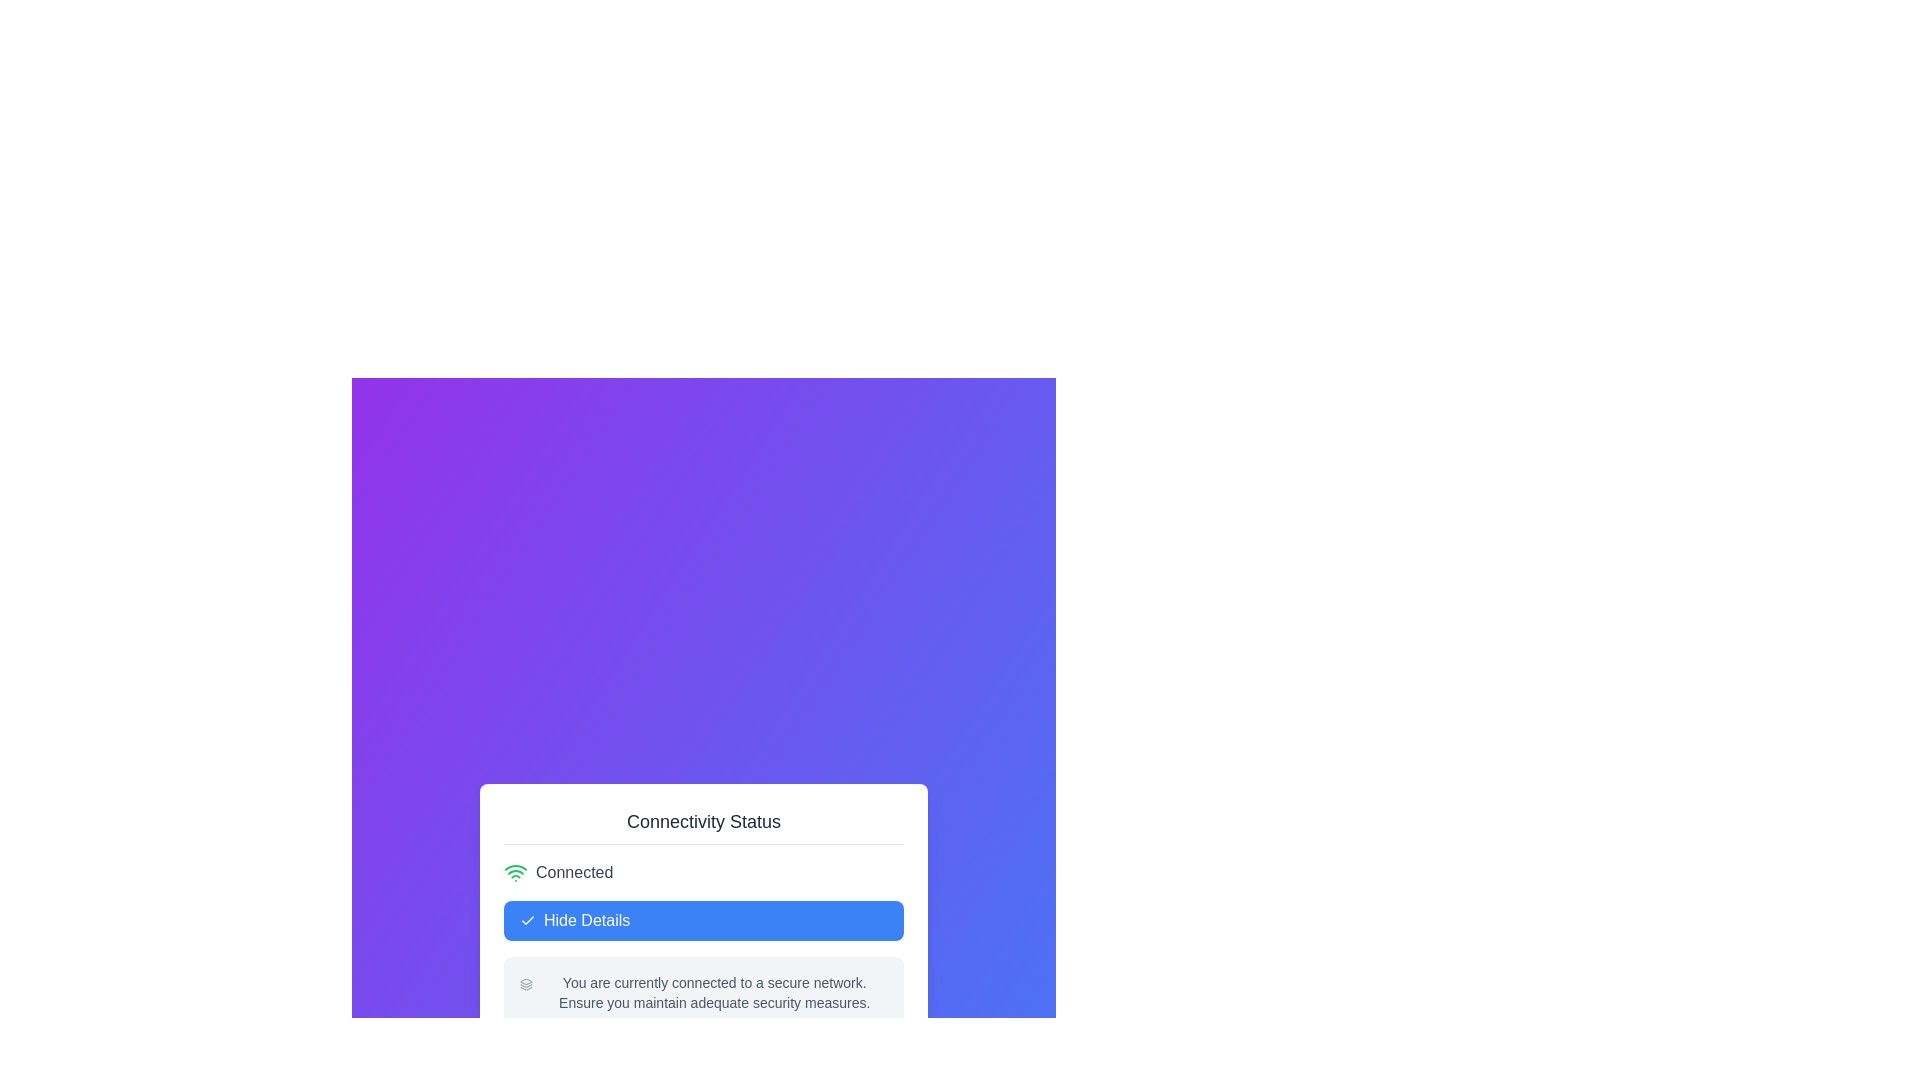 The image size is (1920, 1080). What do you see at coordinates (704, 825) in the screenshot?
I see `the 'Connectivity Status' text label, which is displayed in a larger, bold font with a medium gray color at the top of the card-like interface` at bounding box center [704, 825].